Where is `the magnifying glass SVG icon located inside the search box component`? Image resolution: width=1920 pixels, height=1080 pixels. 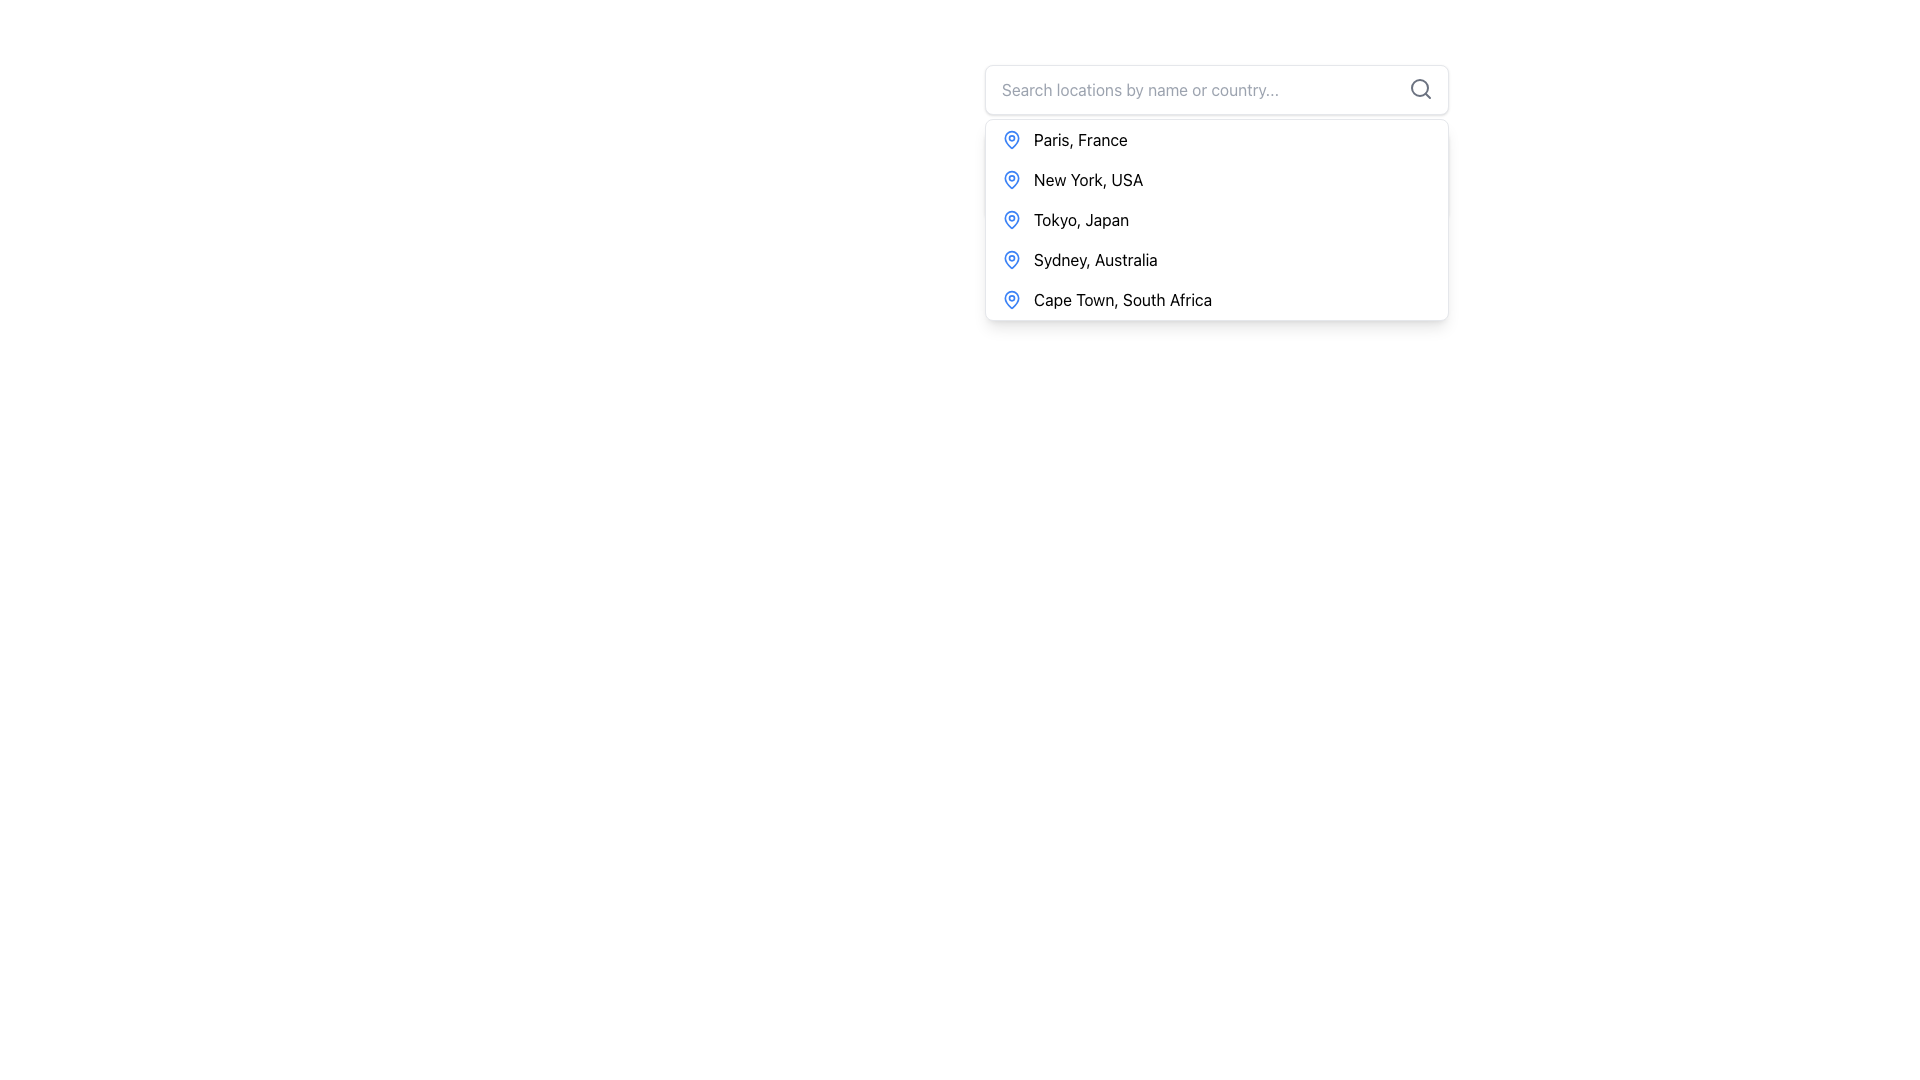 the magnifying glass SVG icon located inside the search box component is located at coordinates (1419, 87).